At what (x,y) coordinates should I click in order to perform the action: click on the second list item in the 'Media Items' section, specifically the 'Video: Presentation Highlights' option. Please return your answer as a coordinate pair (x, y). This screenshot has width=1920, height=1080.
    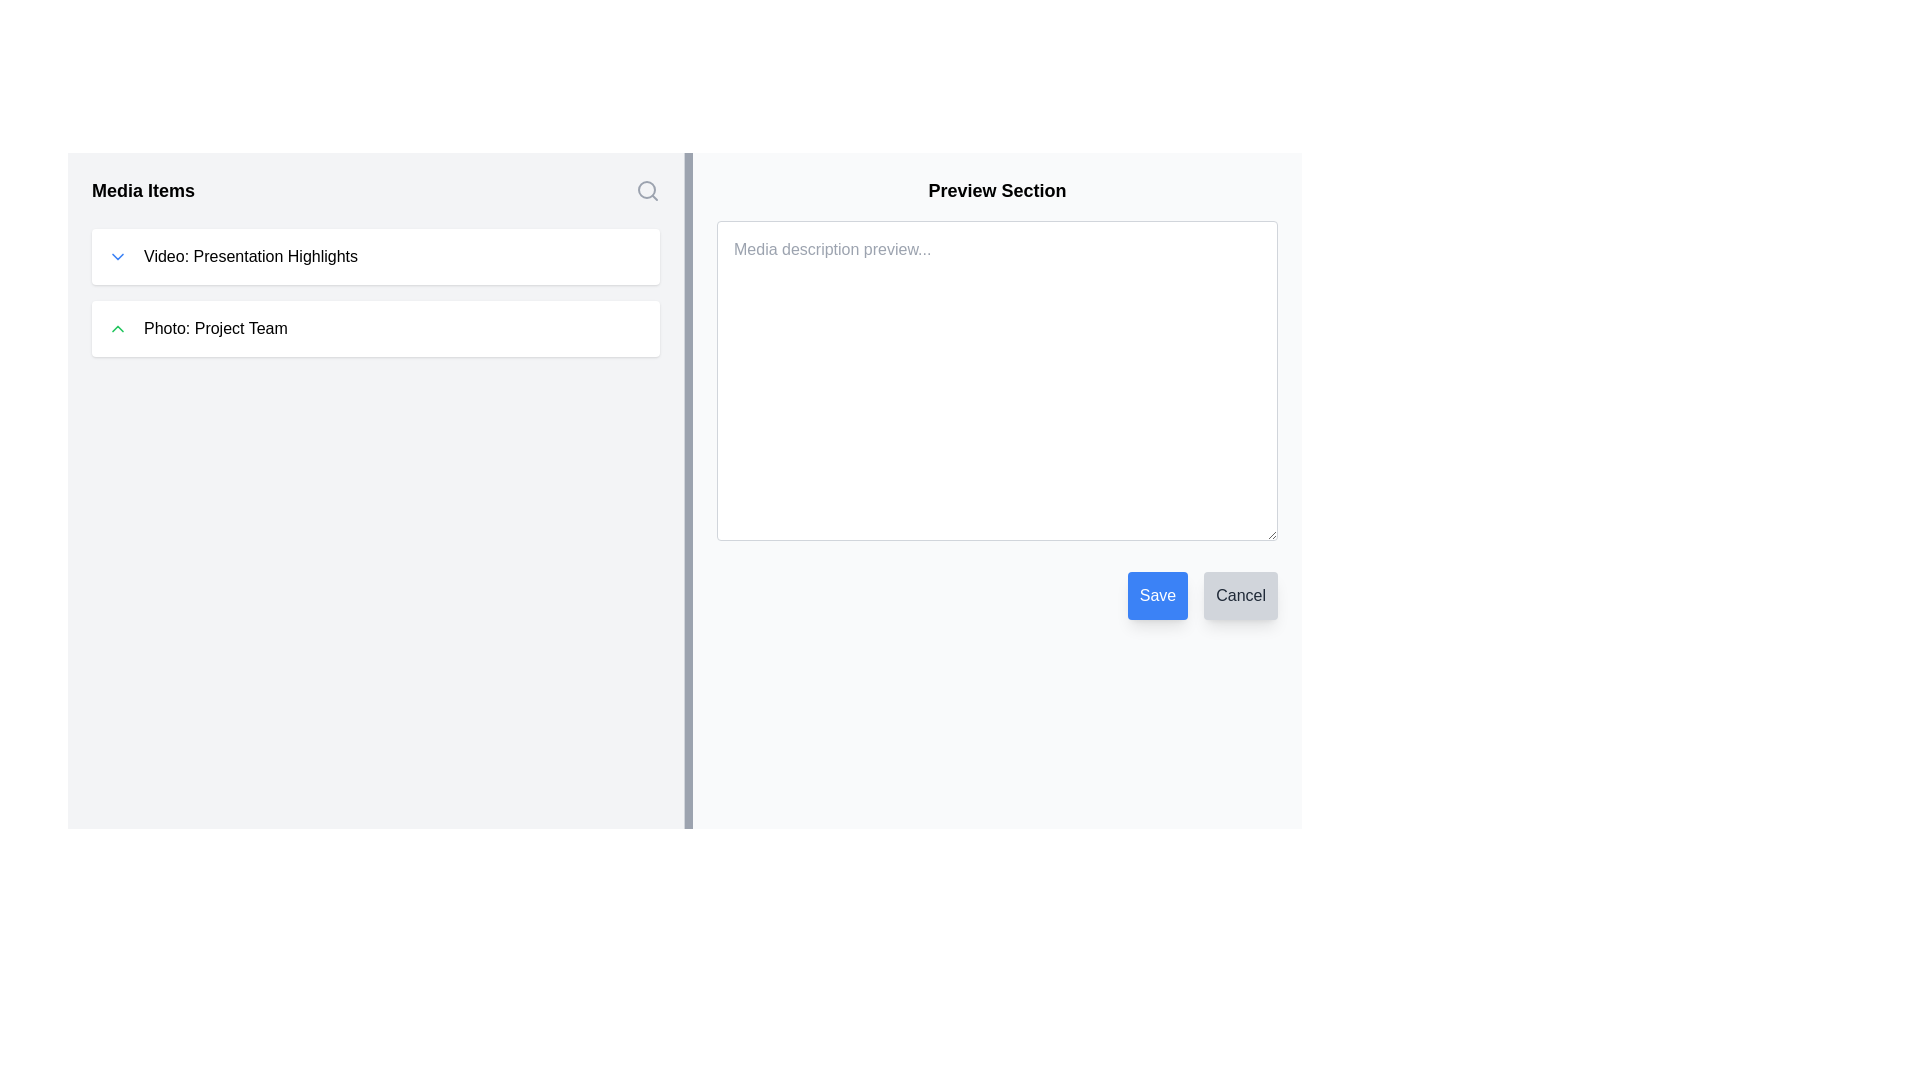
    Looking at the image, I should click on (375, 293).